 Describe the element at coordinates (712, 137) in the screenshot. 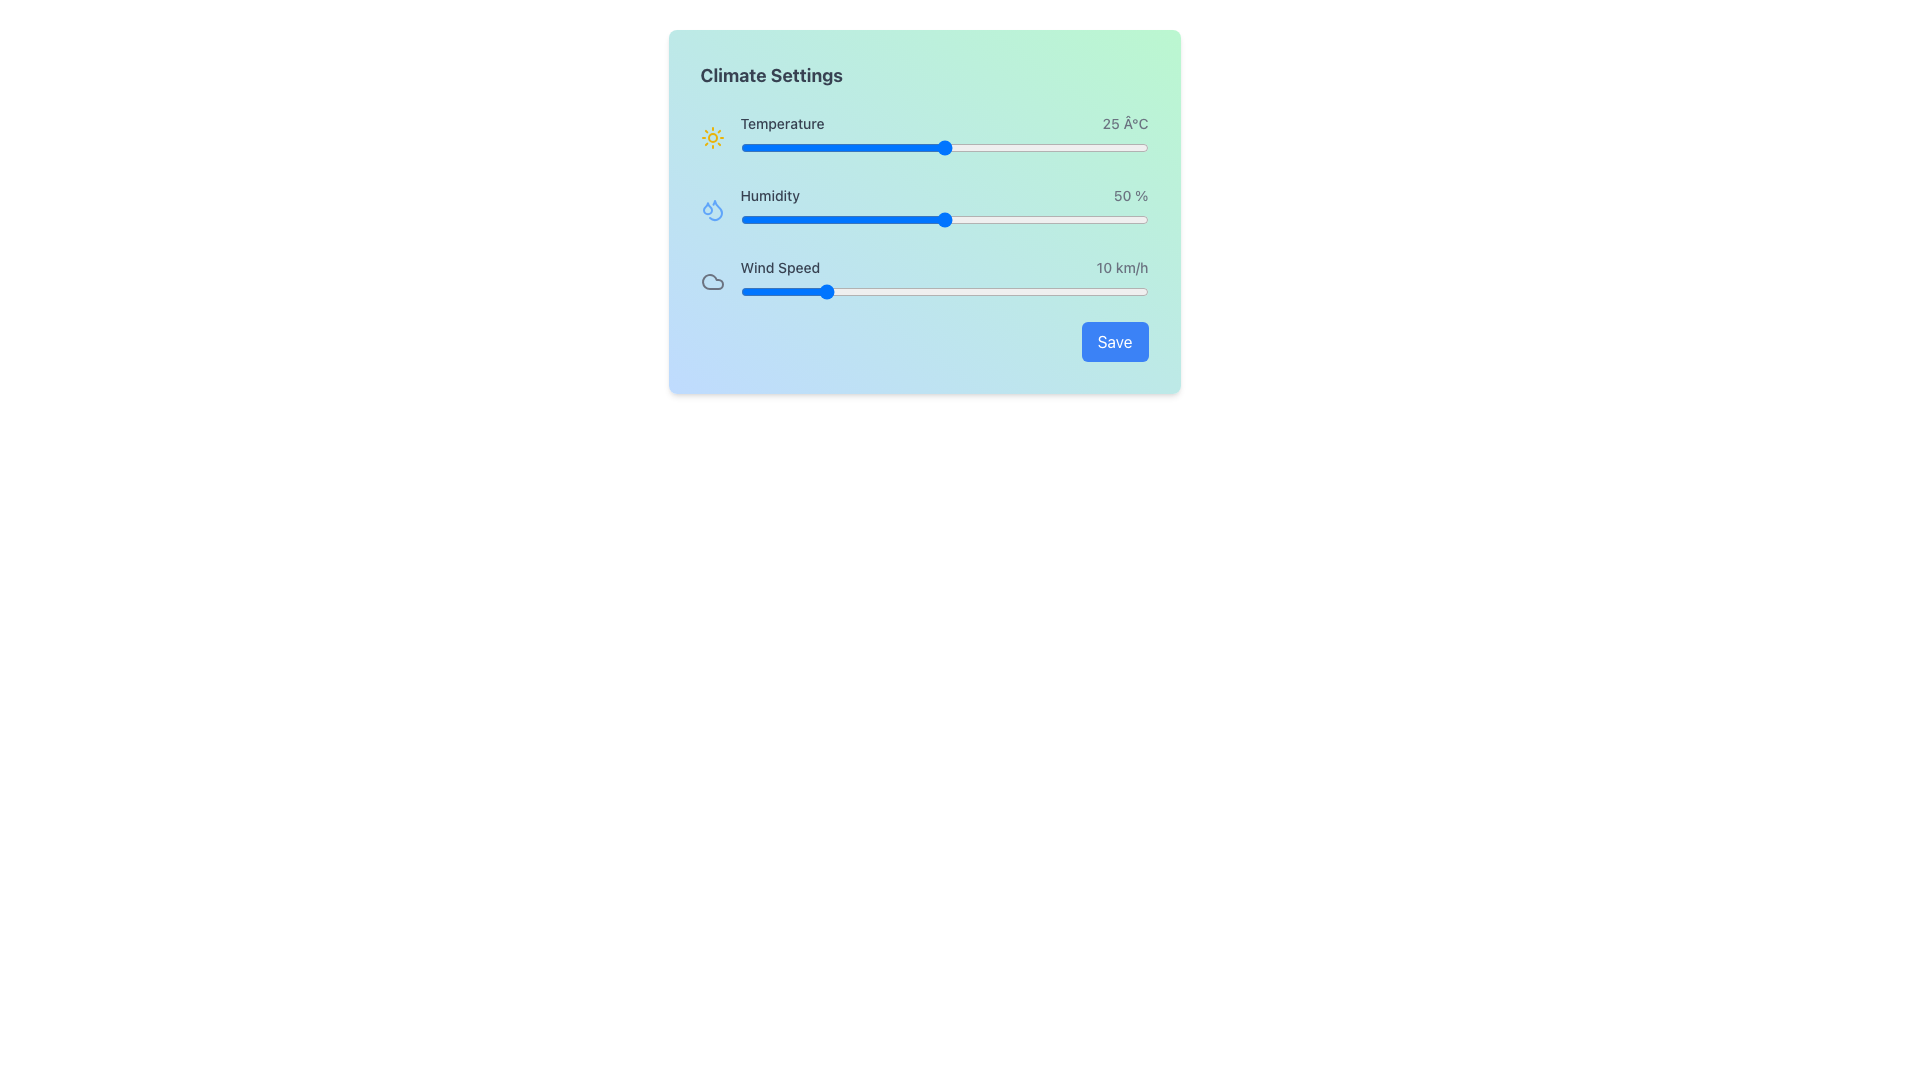

I see `the sun-shaped icon with rays extending outward, which is yellow and located to the left of the 'Temperature' text in the climate control settings section` at that location.